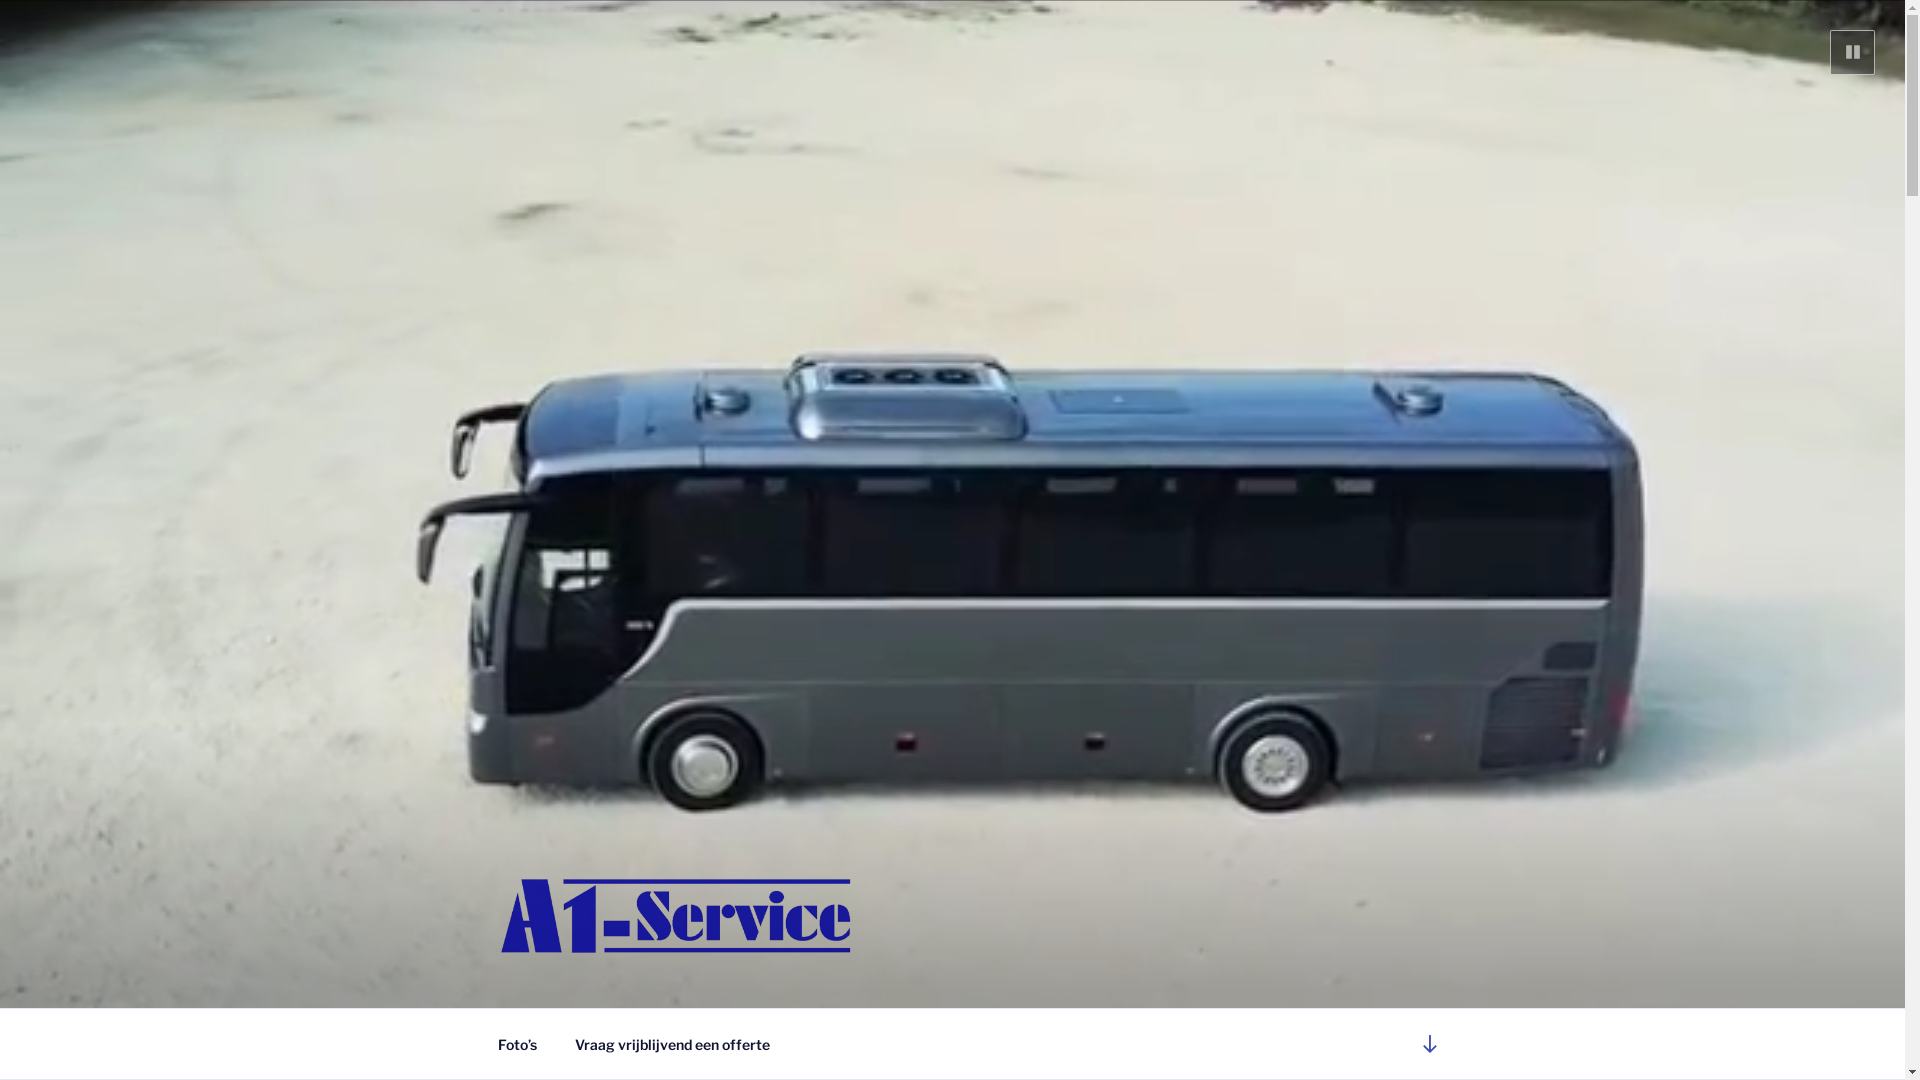 The height and width of the screenshot is (1080, 1920). What do you see at coordinates (1428, 1042) in the screenshot?
I see `'Scroll omlaag naar de content'` at bounding box center [1428, 1042].